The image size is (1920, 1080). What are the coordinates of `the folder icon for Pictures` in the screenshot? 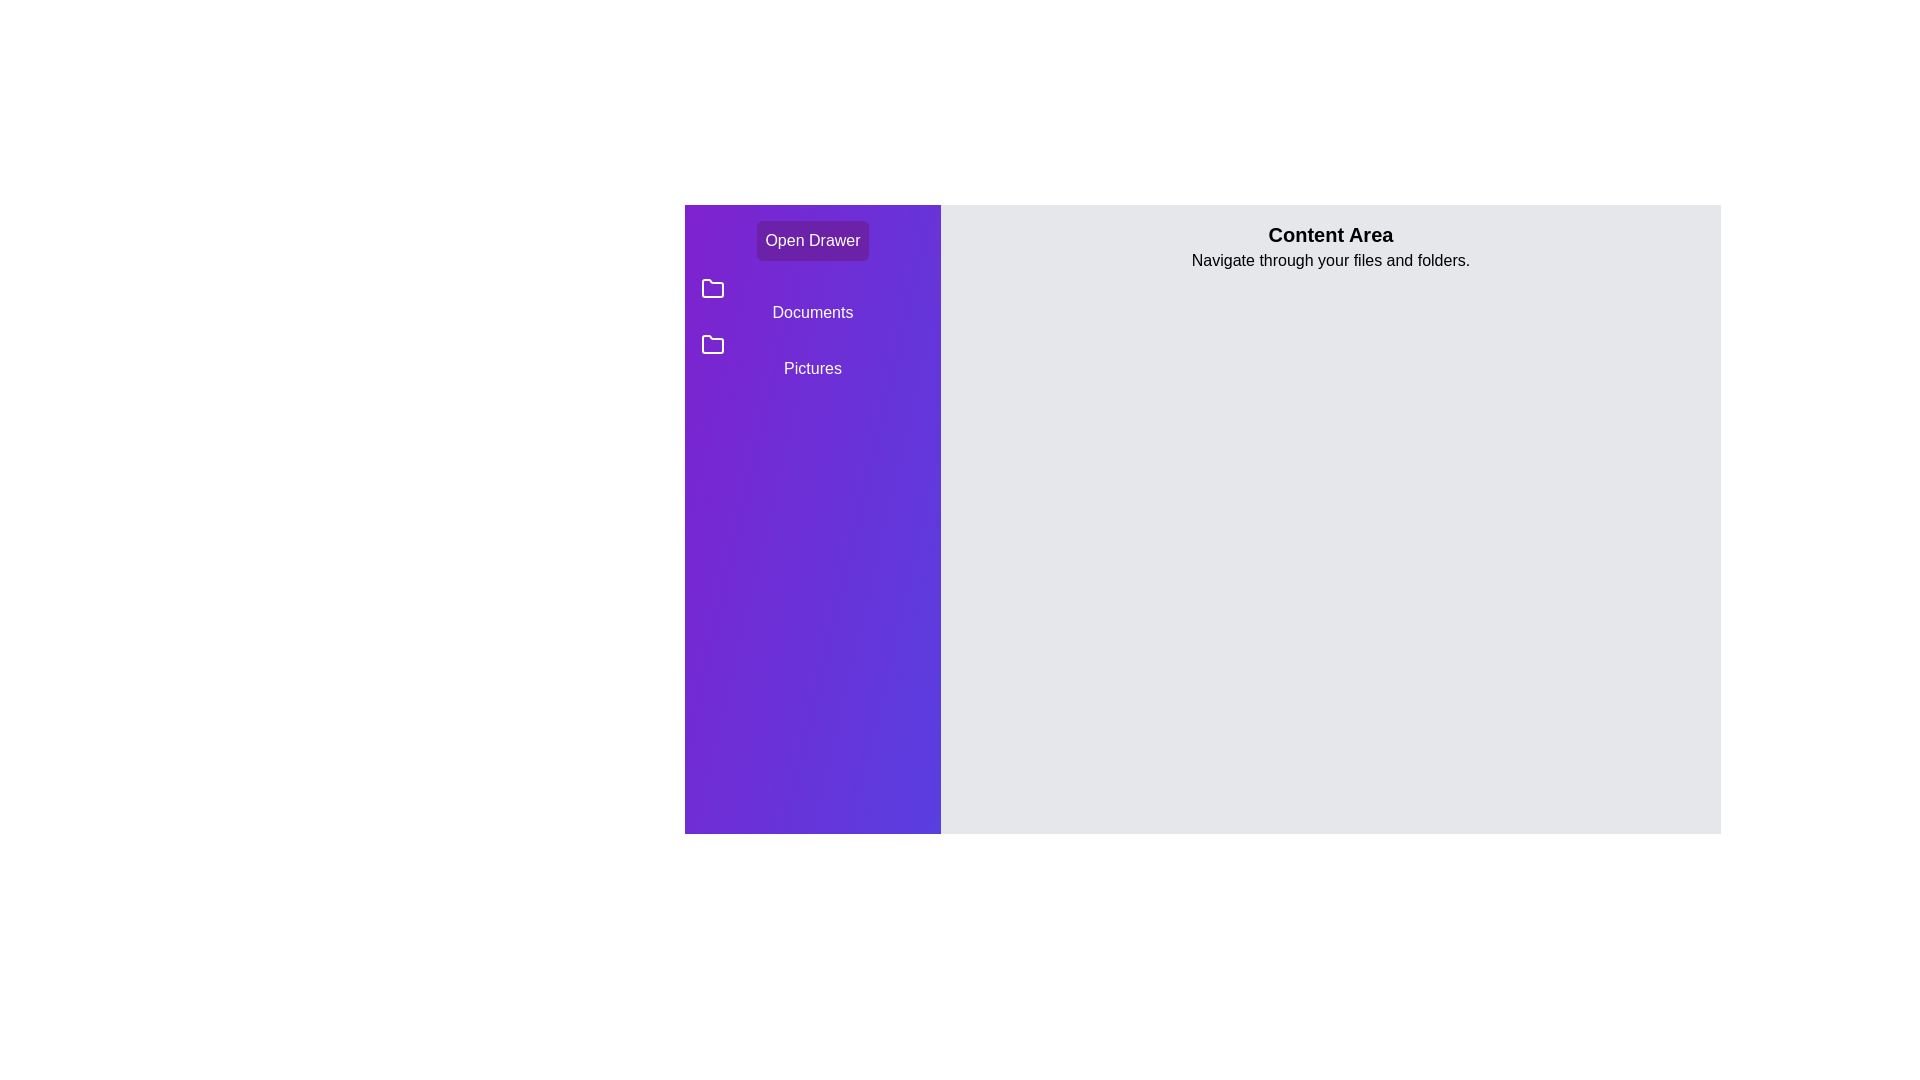 It's located at (713, 343).